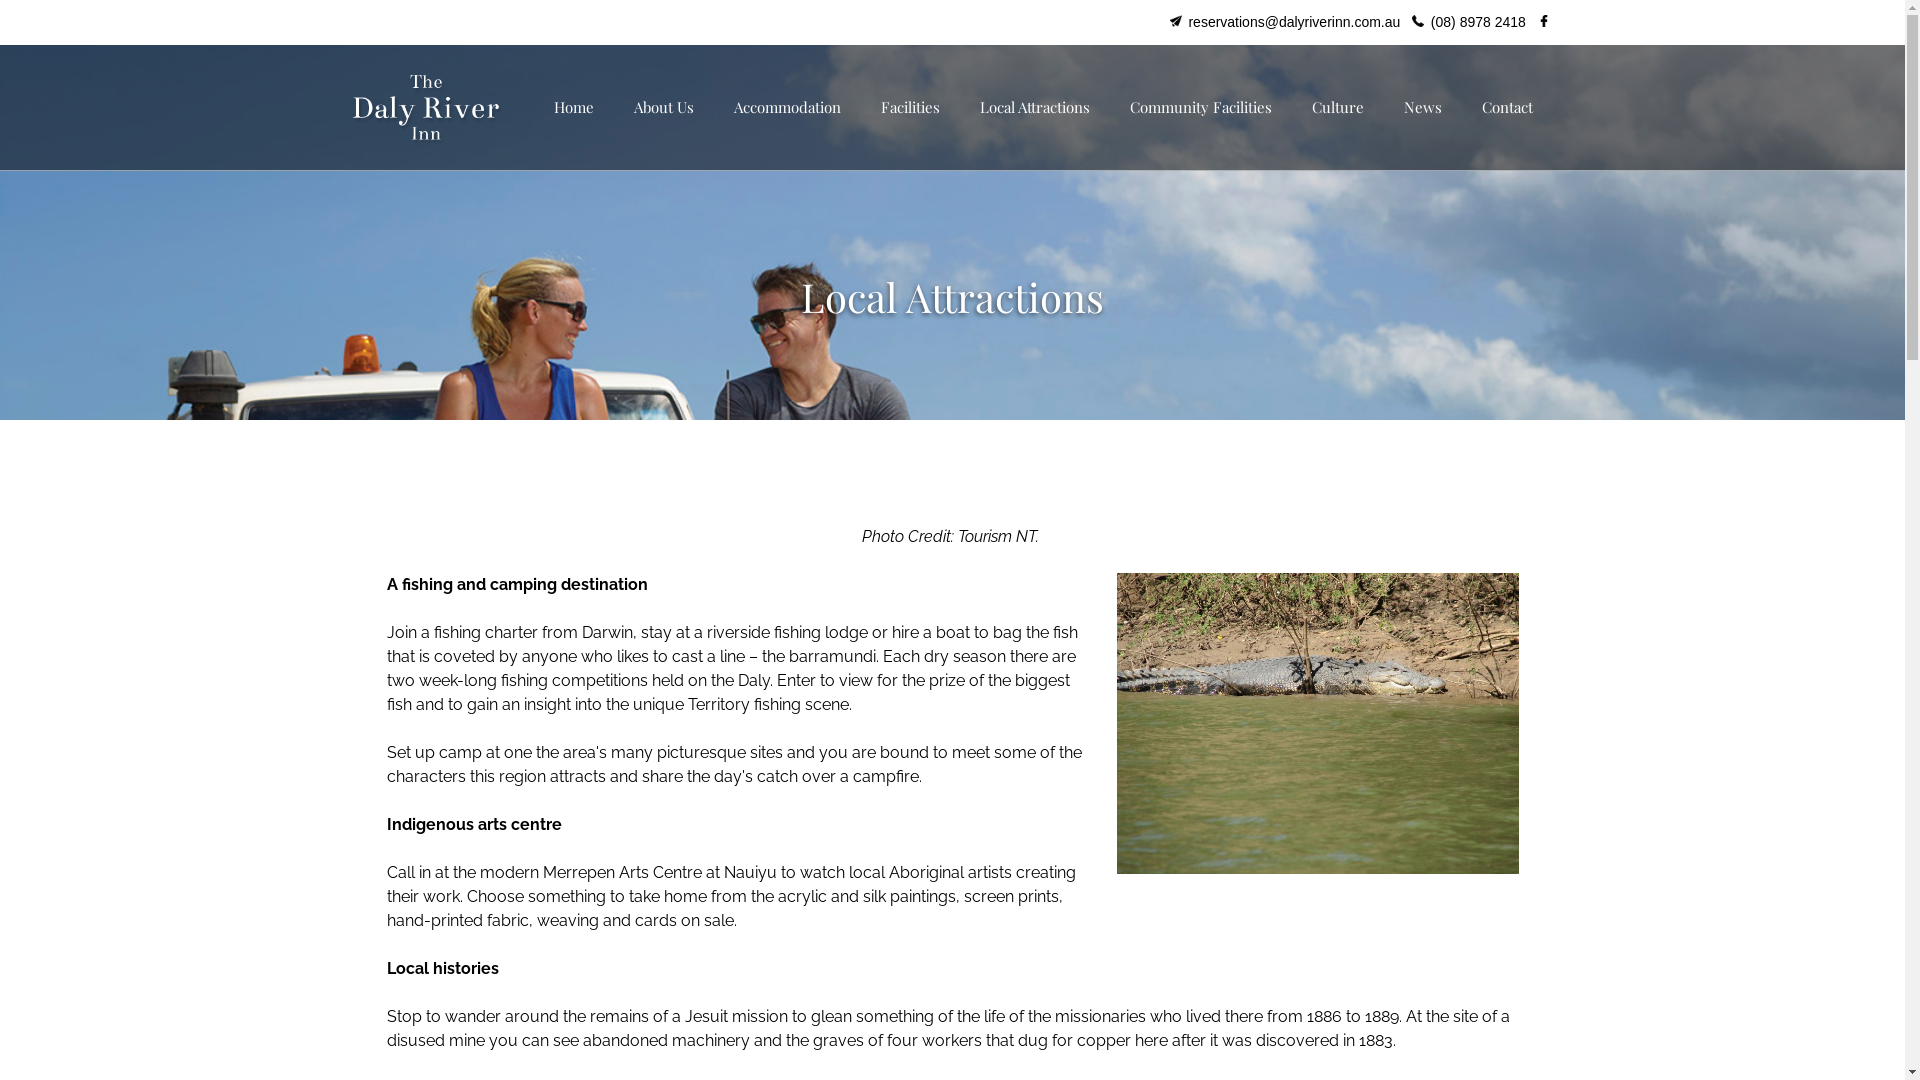  What do you see at coordinates (1421, 107) in the screenshot?
I see `'News'` at bounding box center [1421, 107].